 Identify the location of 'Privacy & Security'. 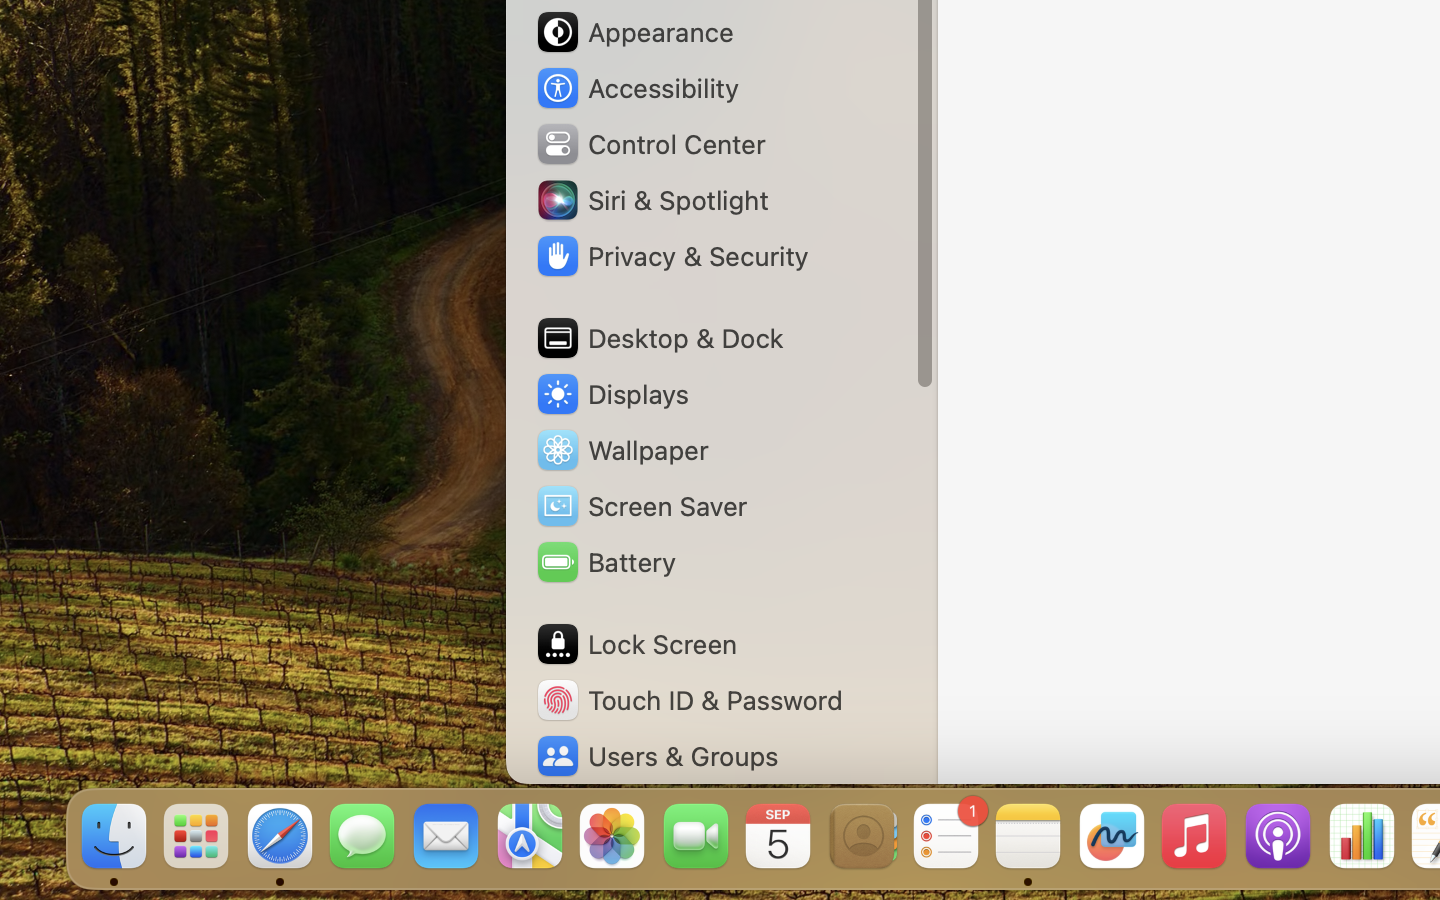
(671, 254).